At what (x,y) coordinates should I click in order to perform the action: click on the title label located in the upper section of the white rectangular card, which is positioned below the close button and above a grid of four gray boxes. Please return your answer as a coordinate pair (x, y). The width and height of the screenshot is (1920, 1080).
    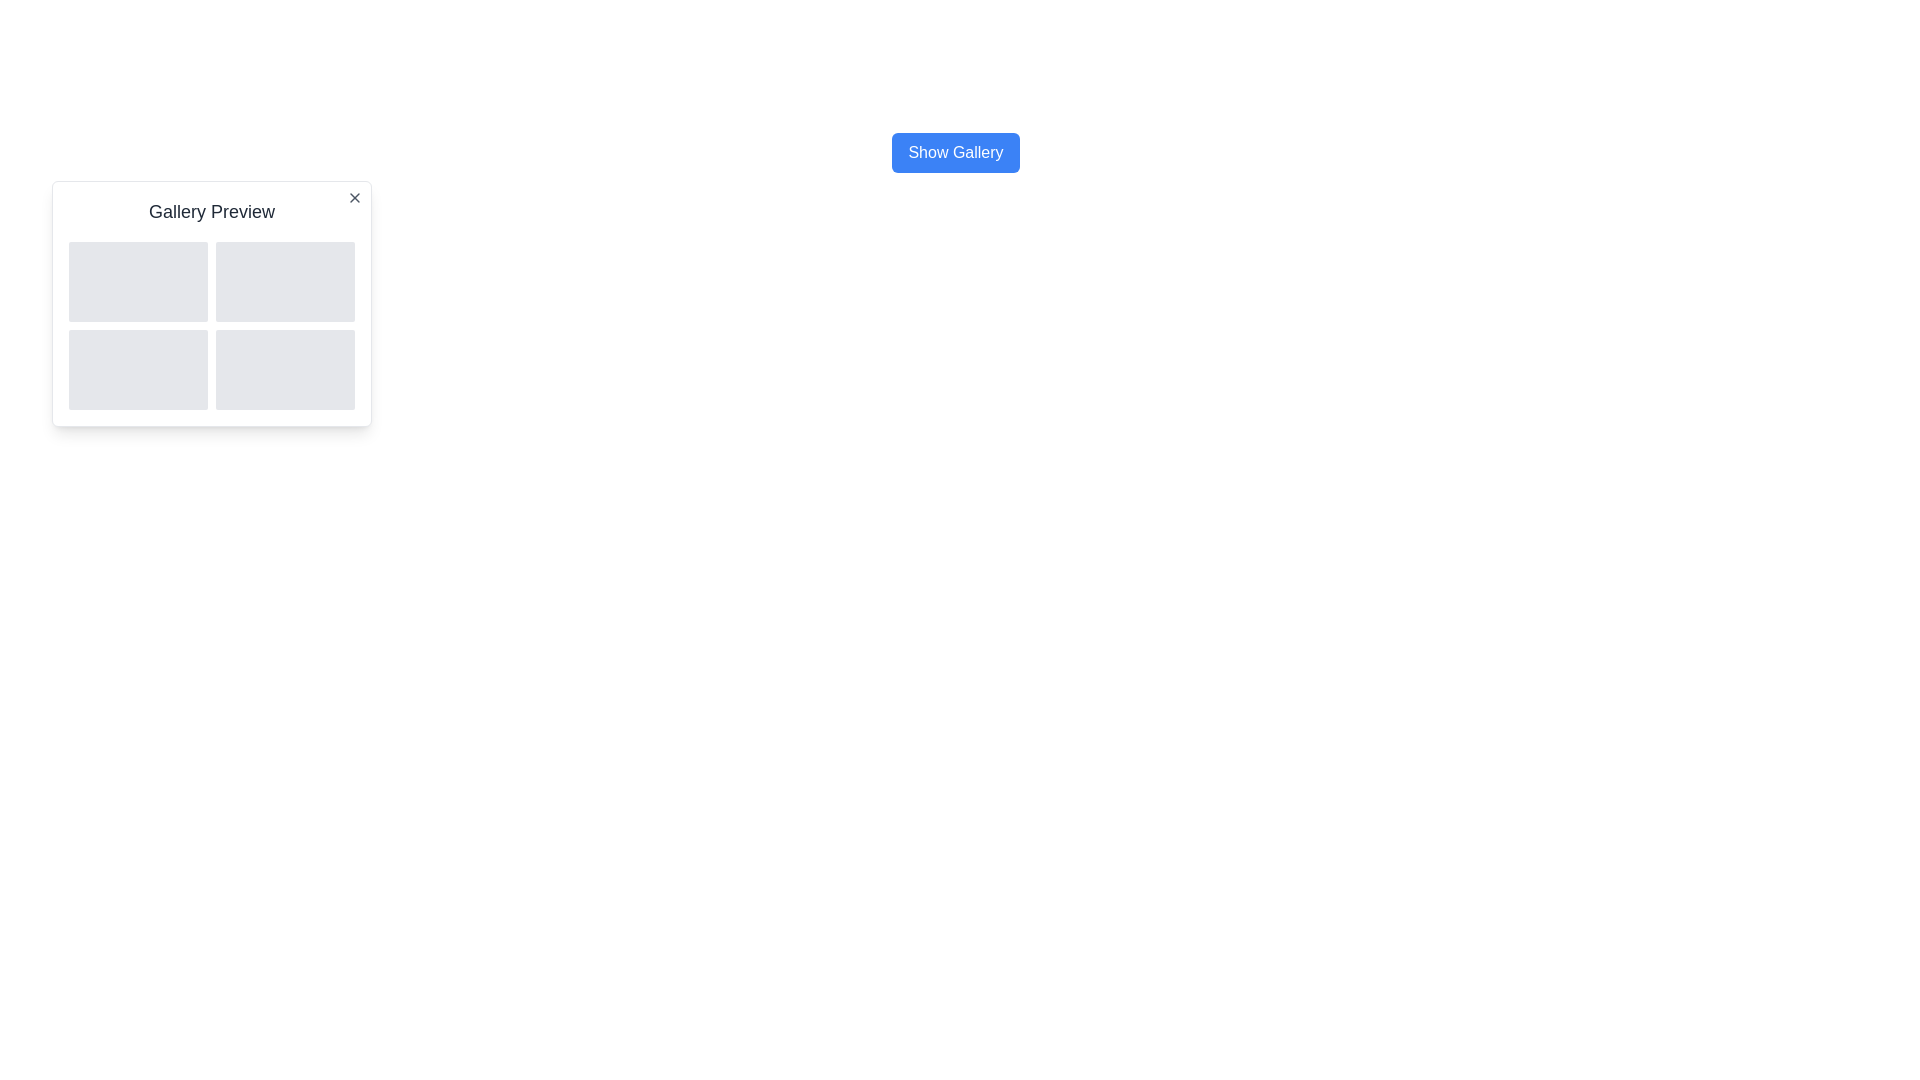
    Looking at the image, I should click on (211, 212).